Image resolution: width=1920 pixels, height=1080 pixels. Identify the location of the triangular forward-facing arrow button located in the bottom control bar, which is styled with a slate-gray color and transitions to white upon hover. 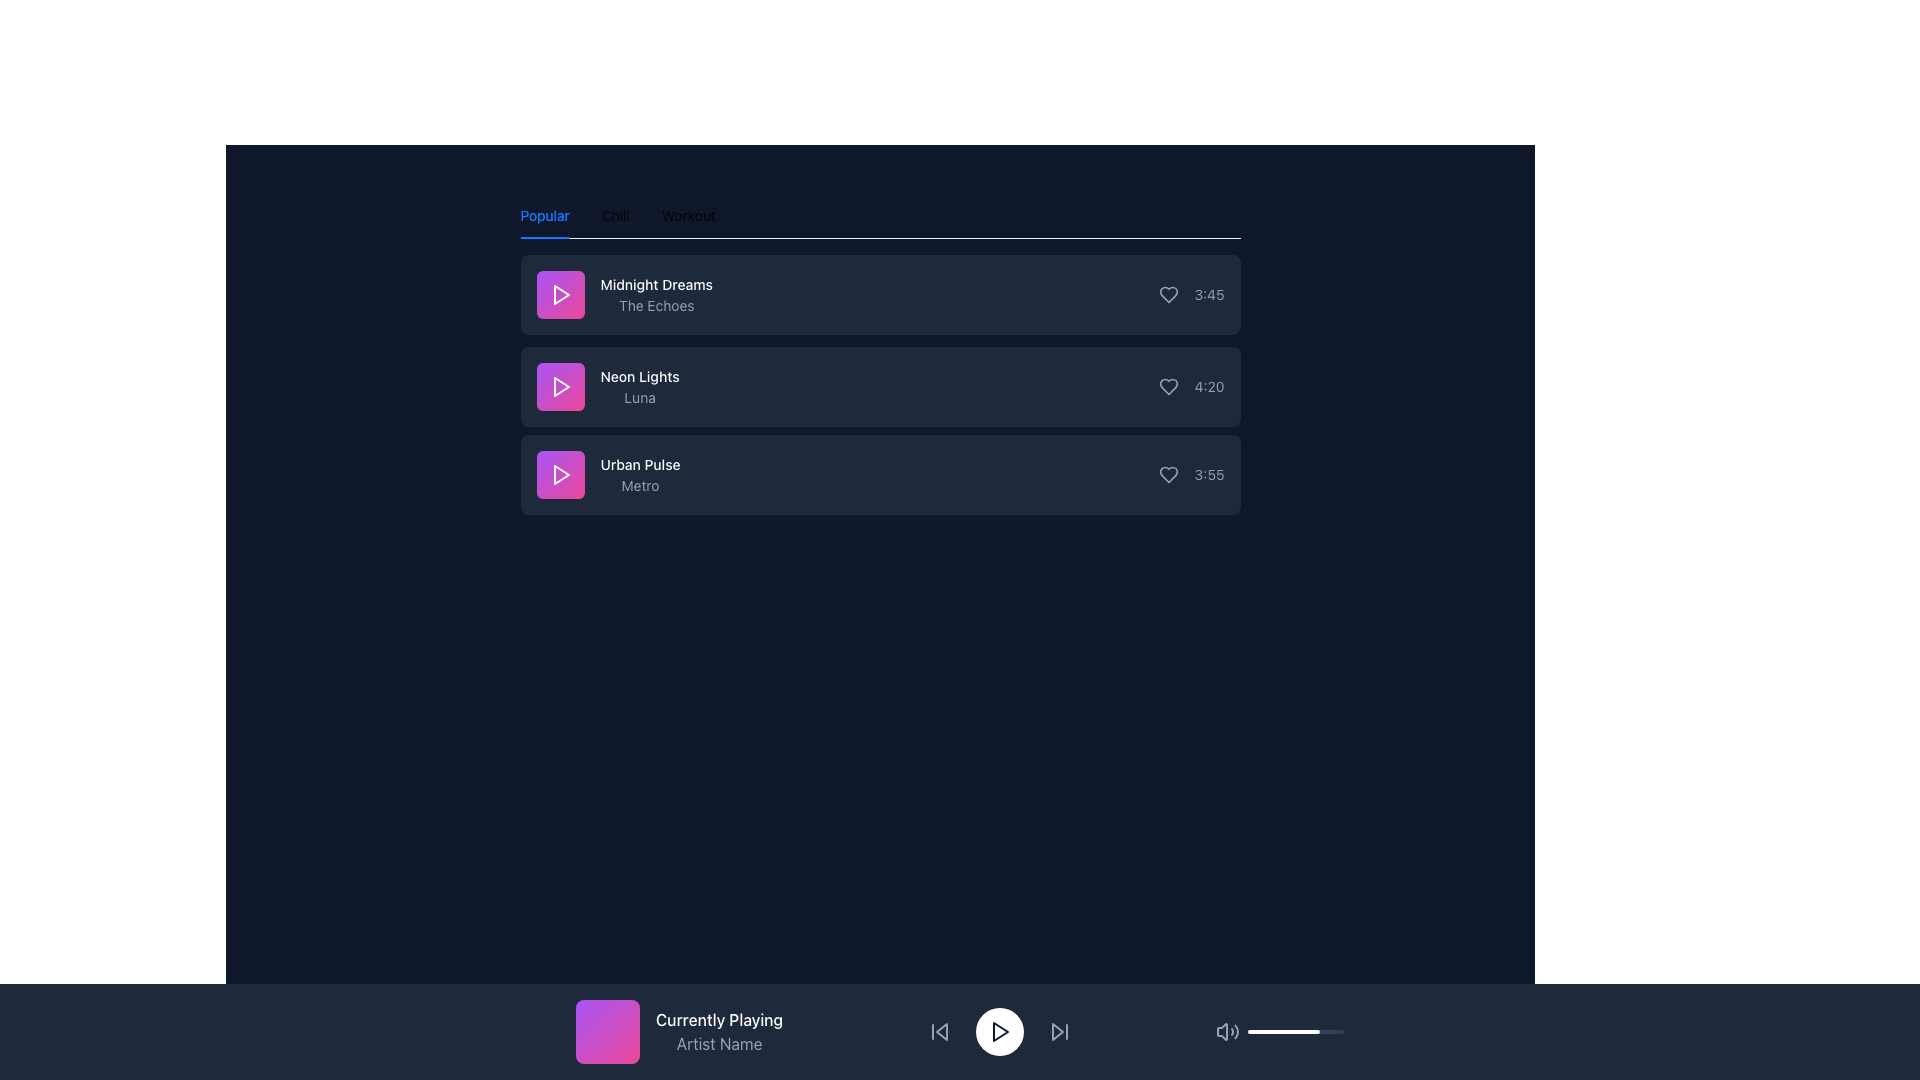
(1058, 1032).